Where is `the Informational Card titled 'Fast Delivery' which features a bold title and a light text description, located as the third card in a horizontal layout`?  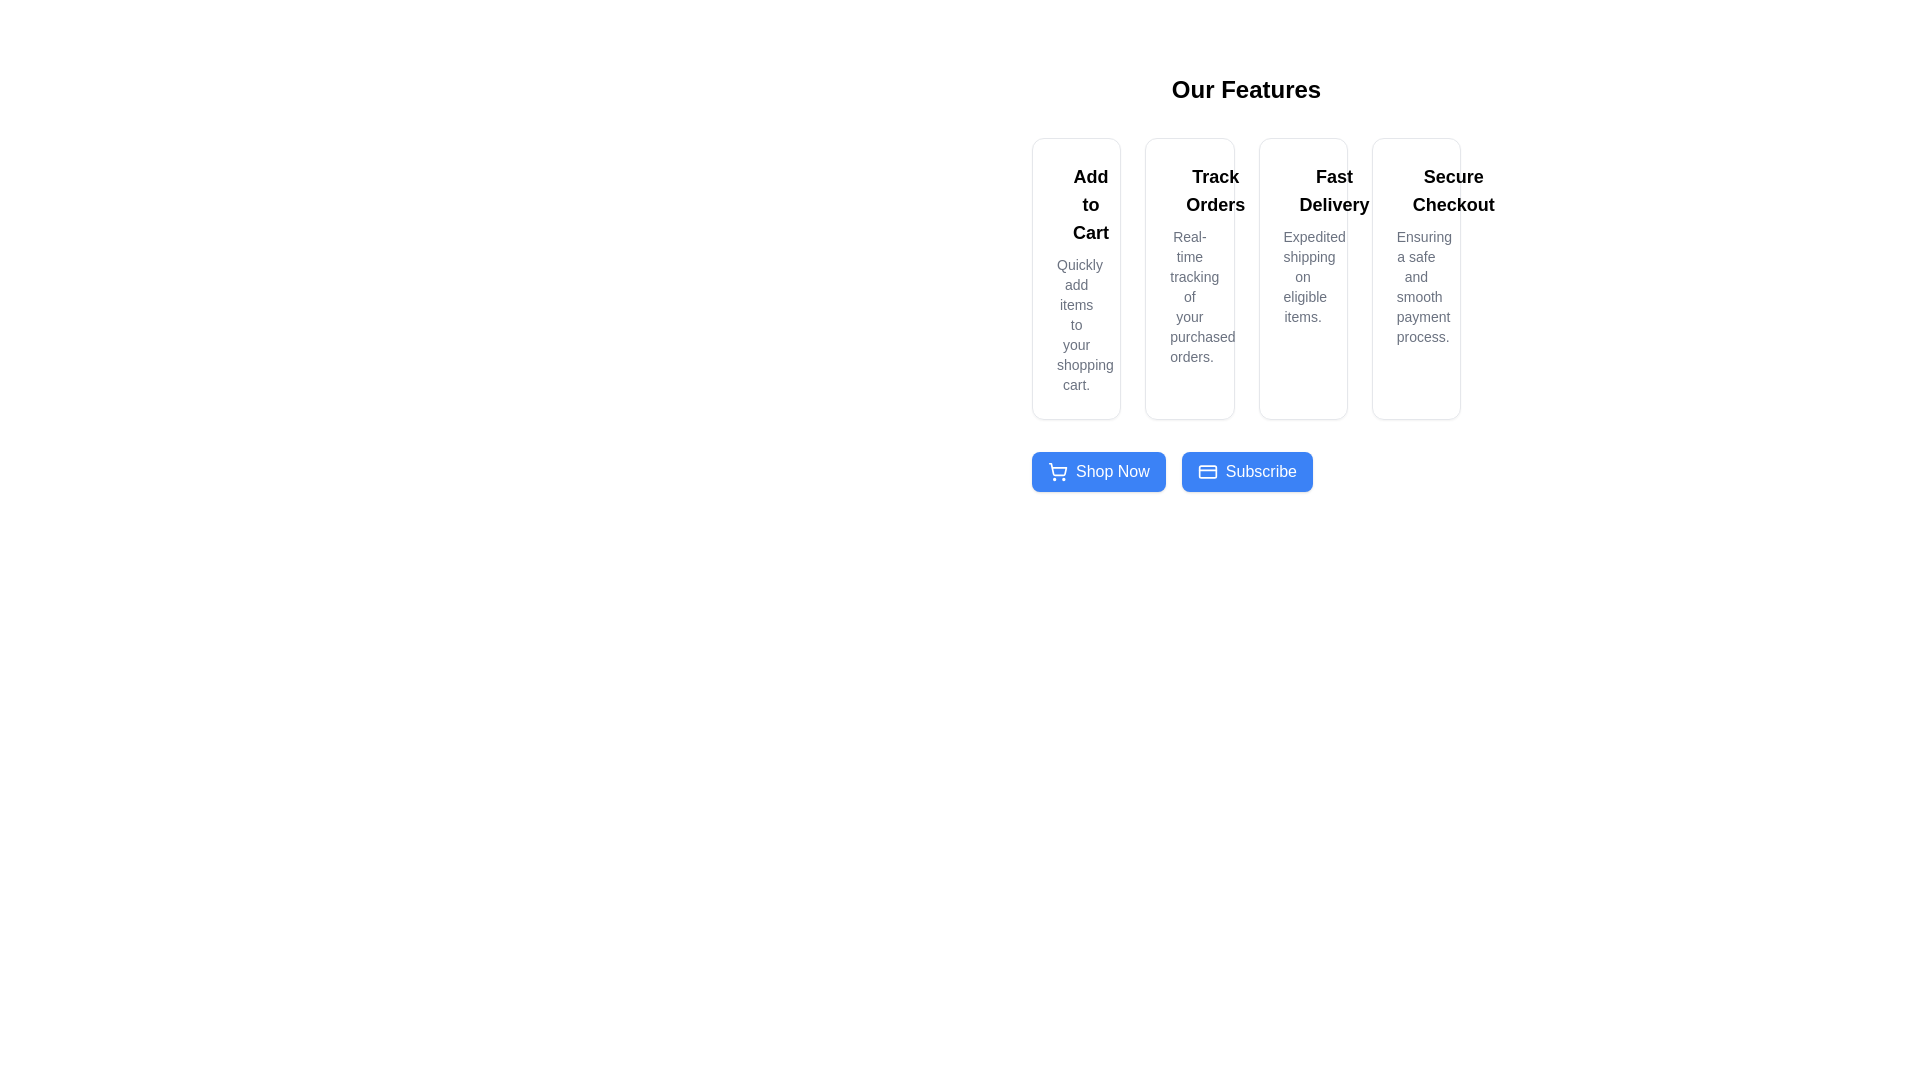
the Informational Card titled 'Fast Delivery' which features a bold title and a light text description, located as the third card in a horizontal layout is located at coordinates (1303, 278).